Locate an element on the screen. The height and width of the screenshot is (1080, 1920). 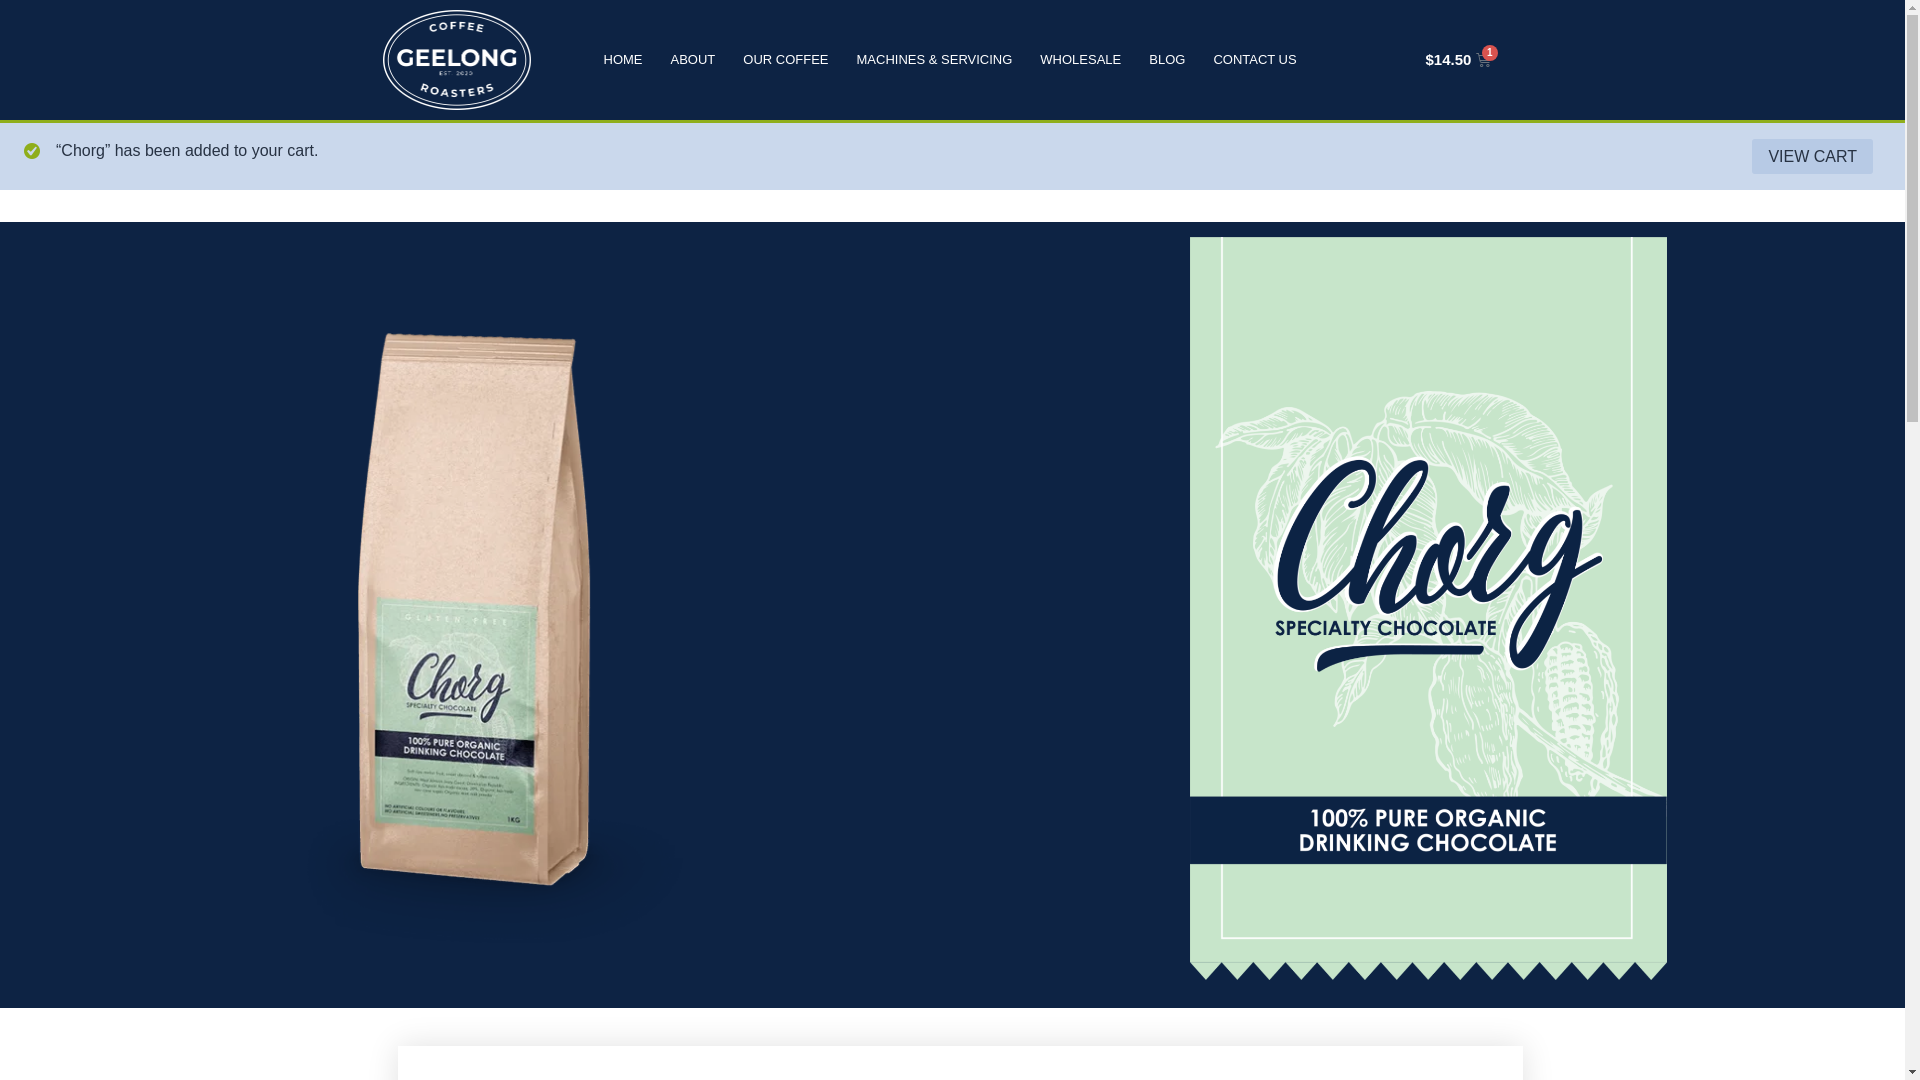
'WHOLESALE' is located at coordinates (1079, 59).